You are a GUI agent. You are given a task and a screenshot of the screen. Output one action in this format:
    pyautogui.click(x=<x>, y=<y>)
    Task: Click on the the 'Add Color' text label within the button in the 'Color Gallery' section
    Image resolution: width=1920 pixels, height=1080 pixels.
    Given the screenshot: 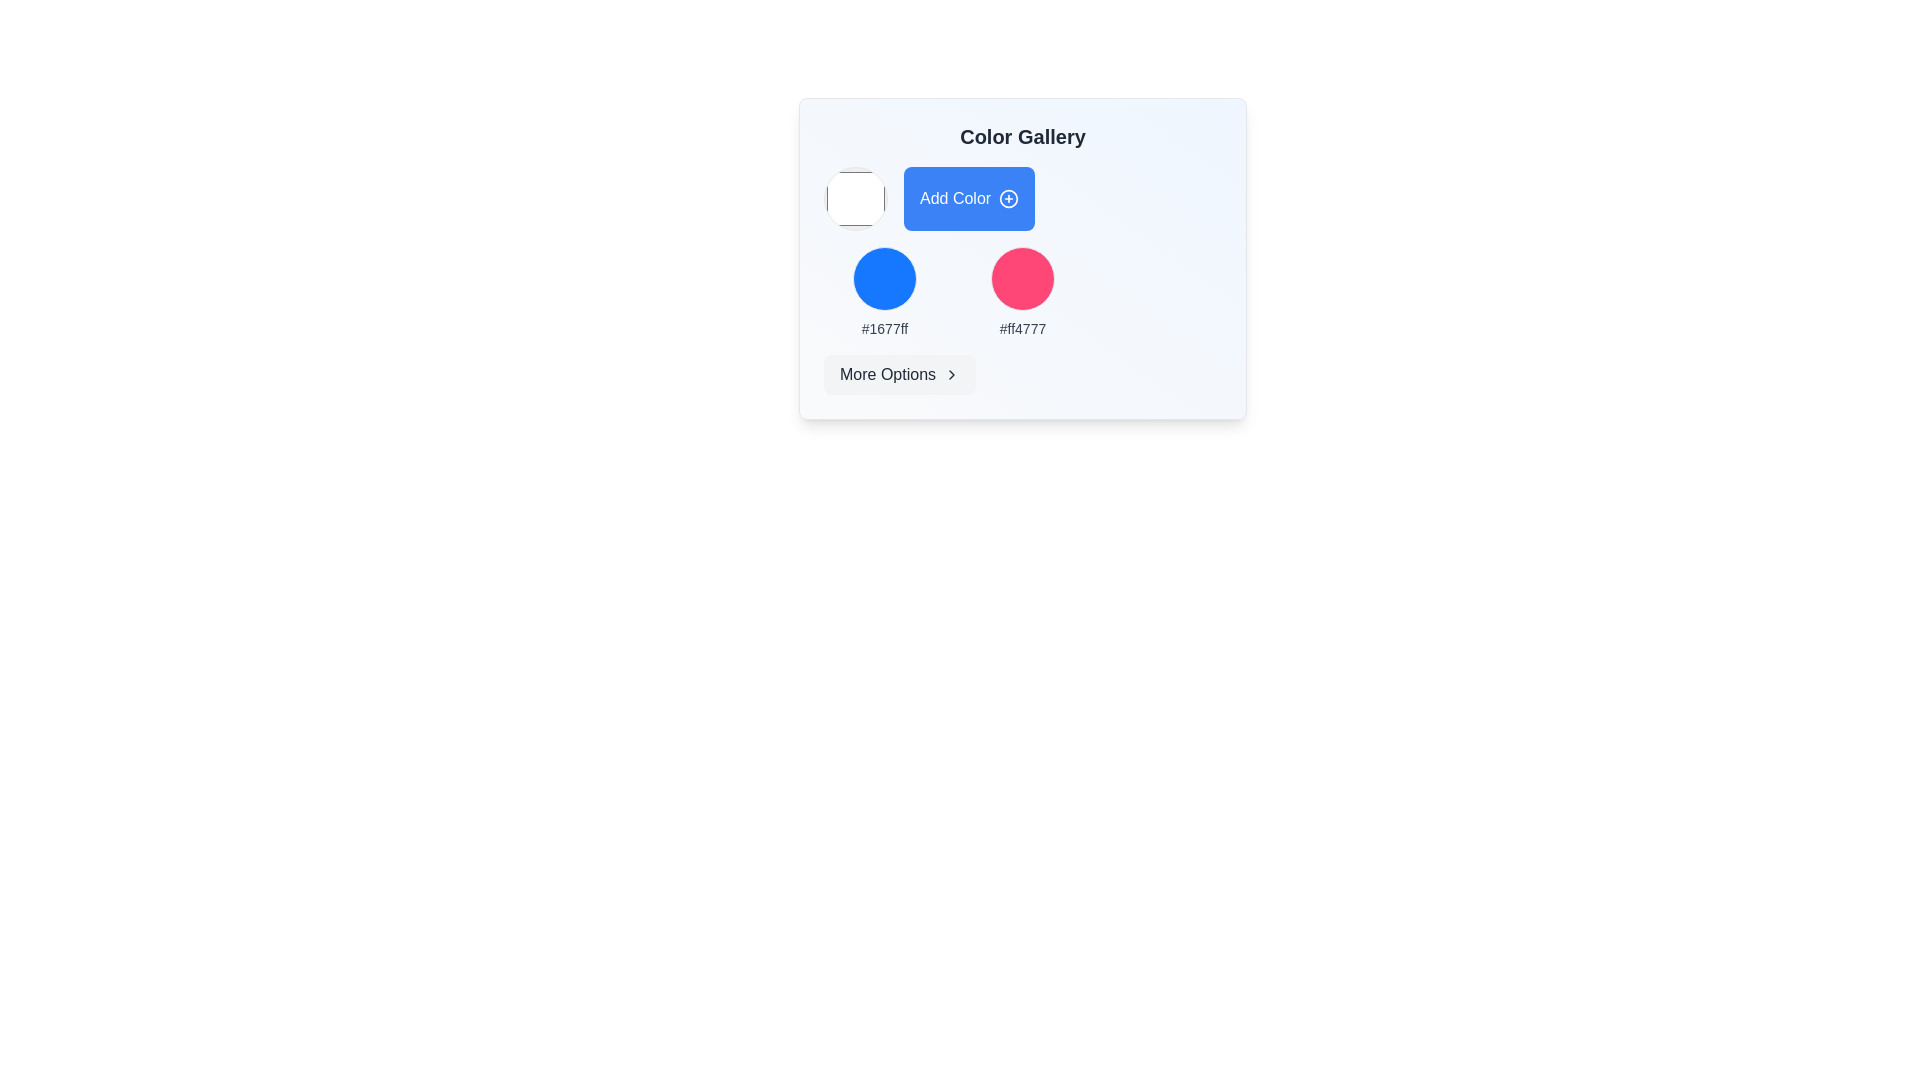 What is the action you would take?
    pyautogui.click(x=954, y=199)
    